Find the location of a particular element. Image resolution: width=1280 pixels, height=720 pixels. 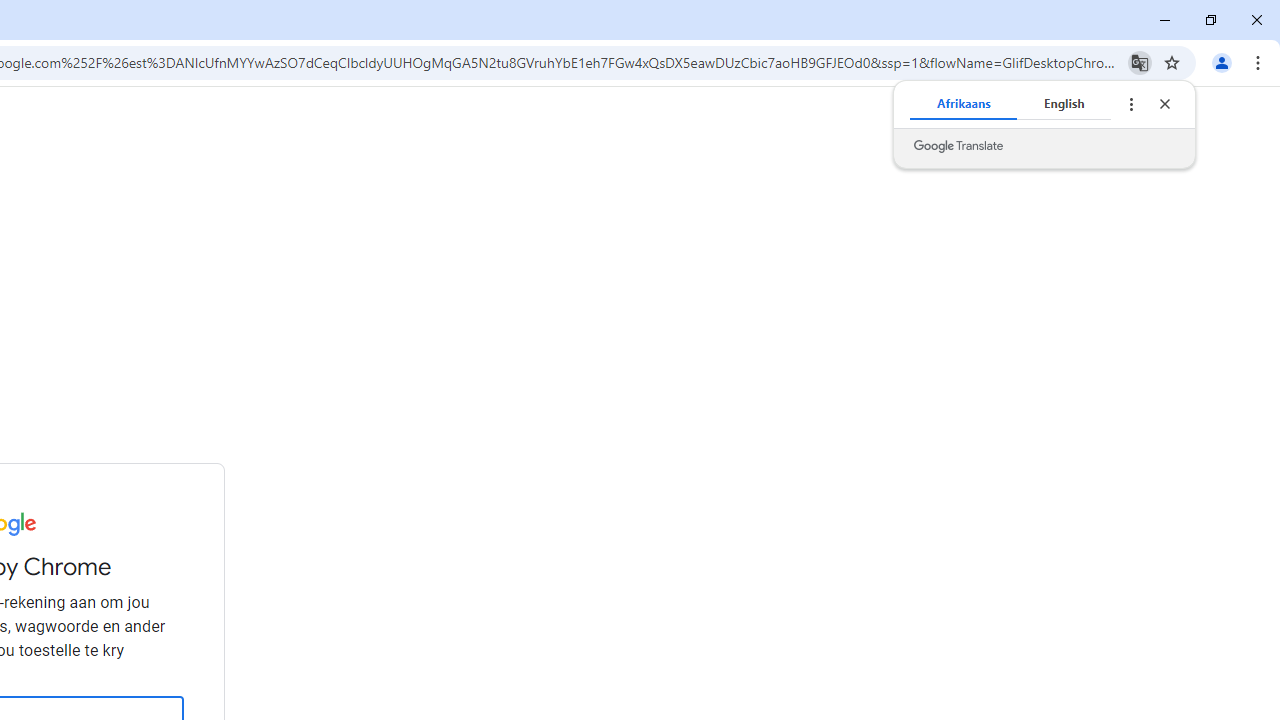

'Afrikaans' is located at coordinates (963, 104).